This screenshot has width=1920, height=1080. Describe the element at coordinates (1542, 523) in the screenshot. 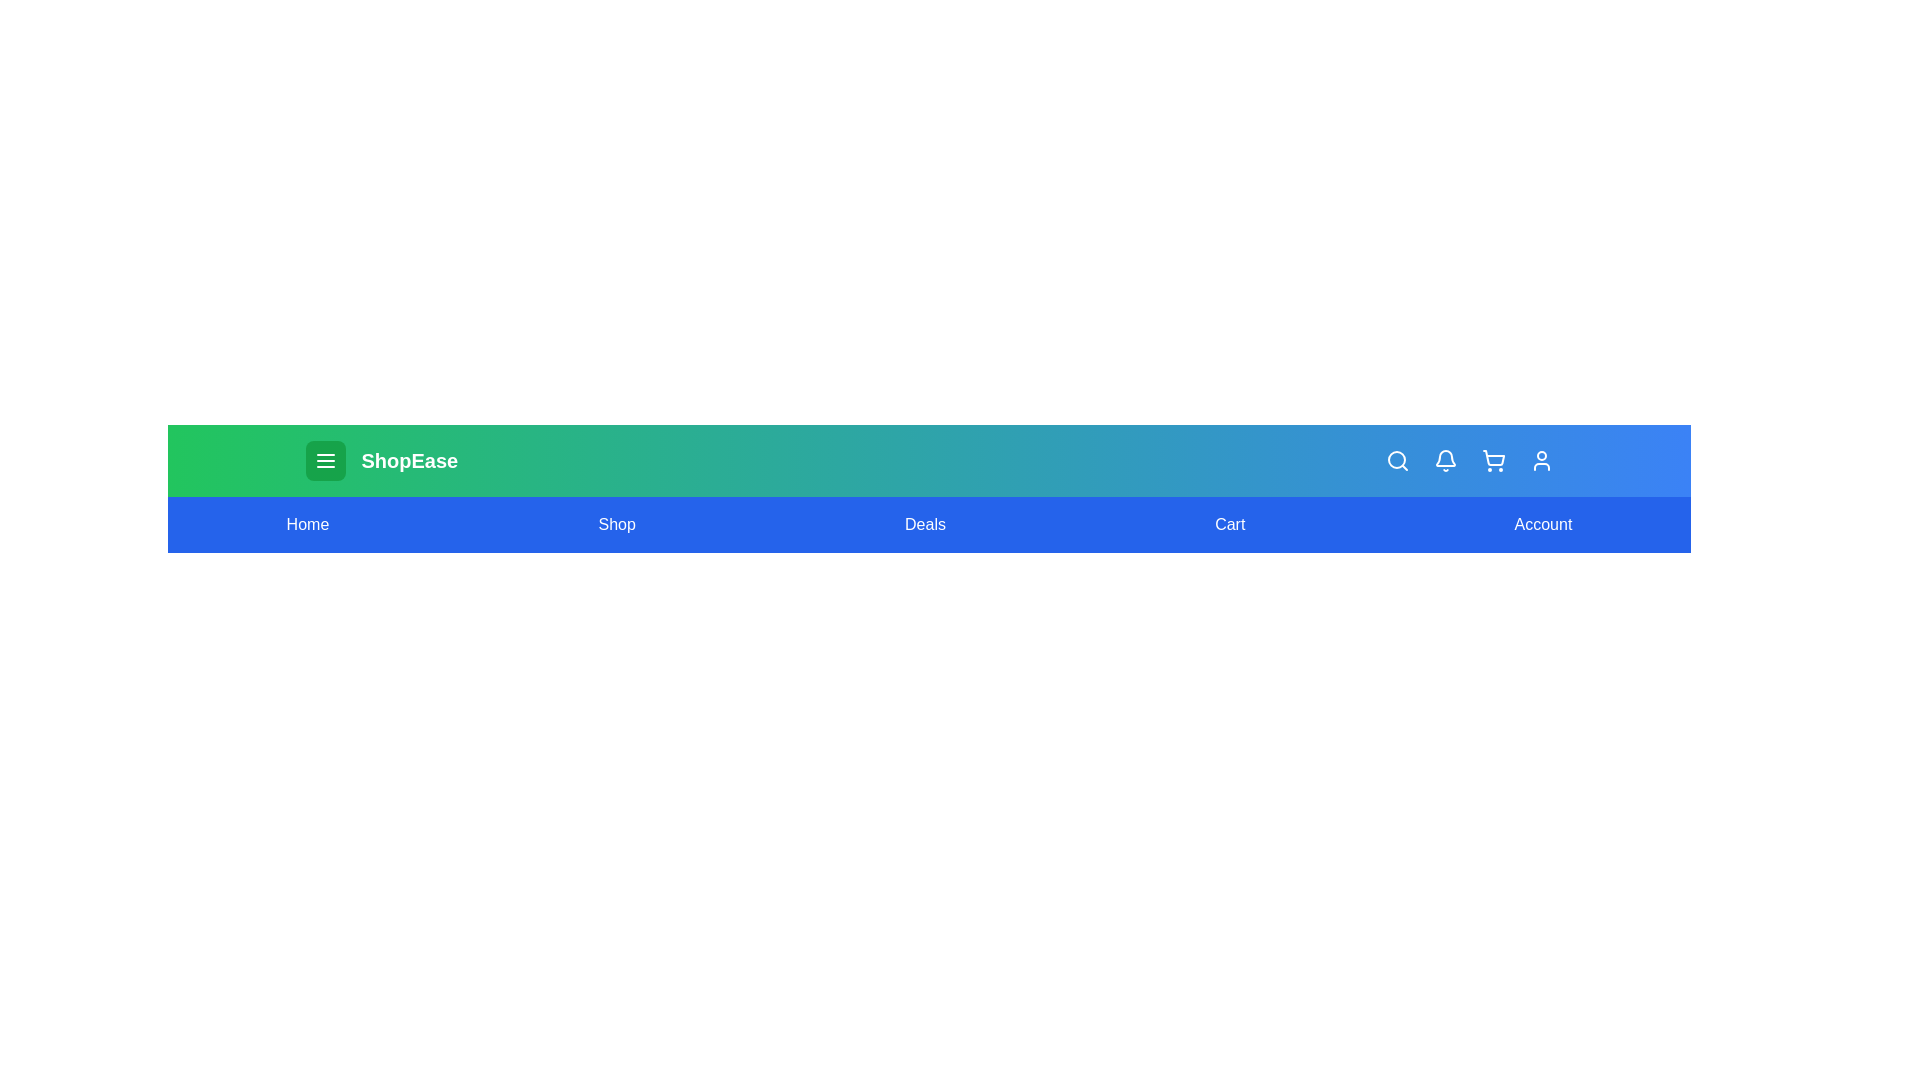

I see `the Account navigation link to navigate to the corresponding section` at that location.